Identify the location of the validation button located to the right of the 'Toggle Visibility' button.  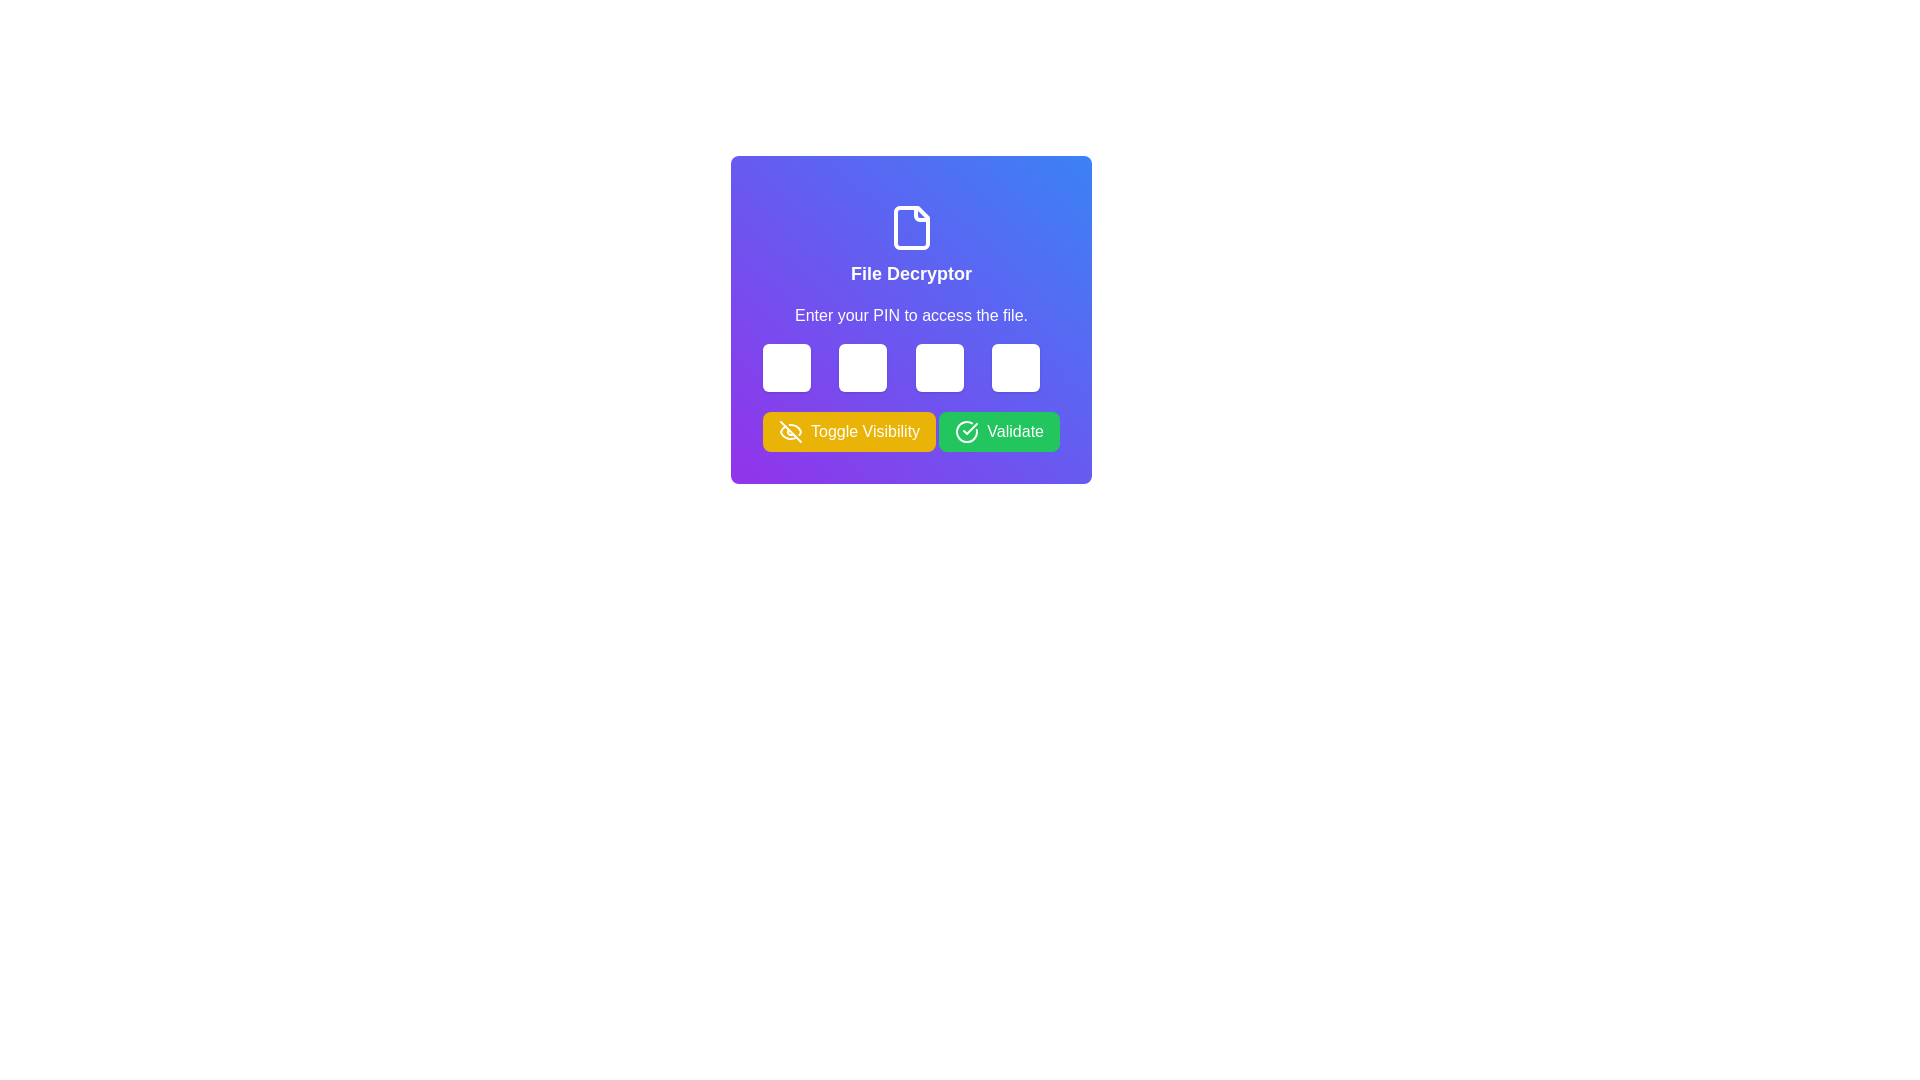
(999, 431).